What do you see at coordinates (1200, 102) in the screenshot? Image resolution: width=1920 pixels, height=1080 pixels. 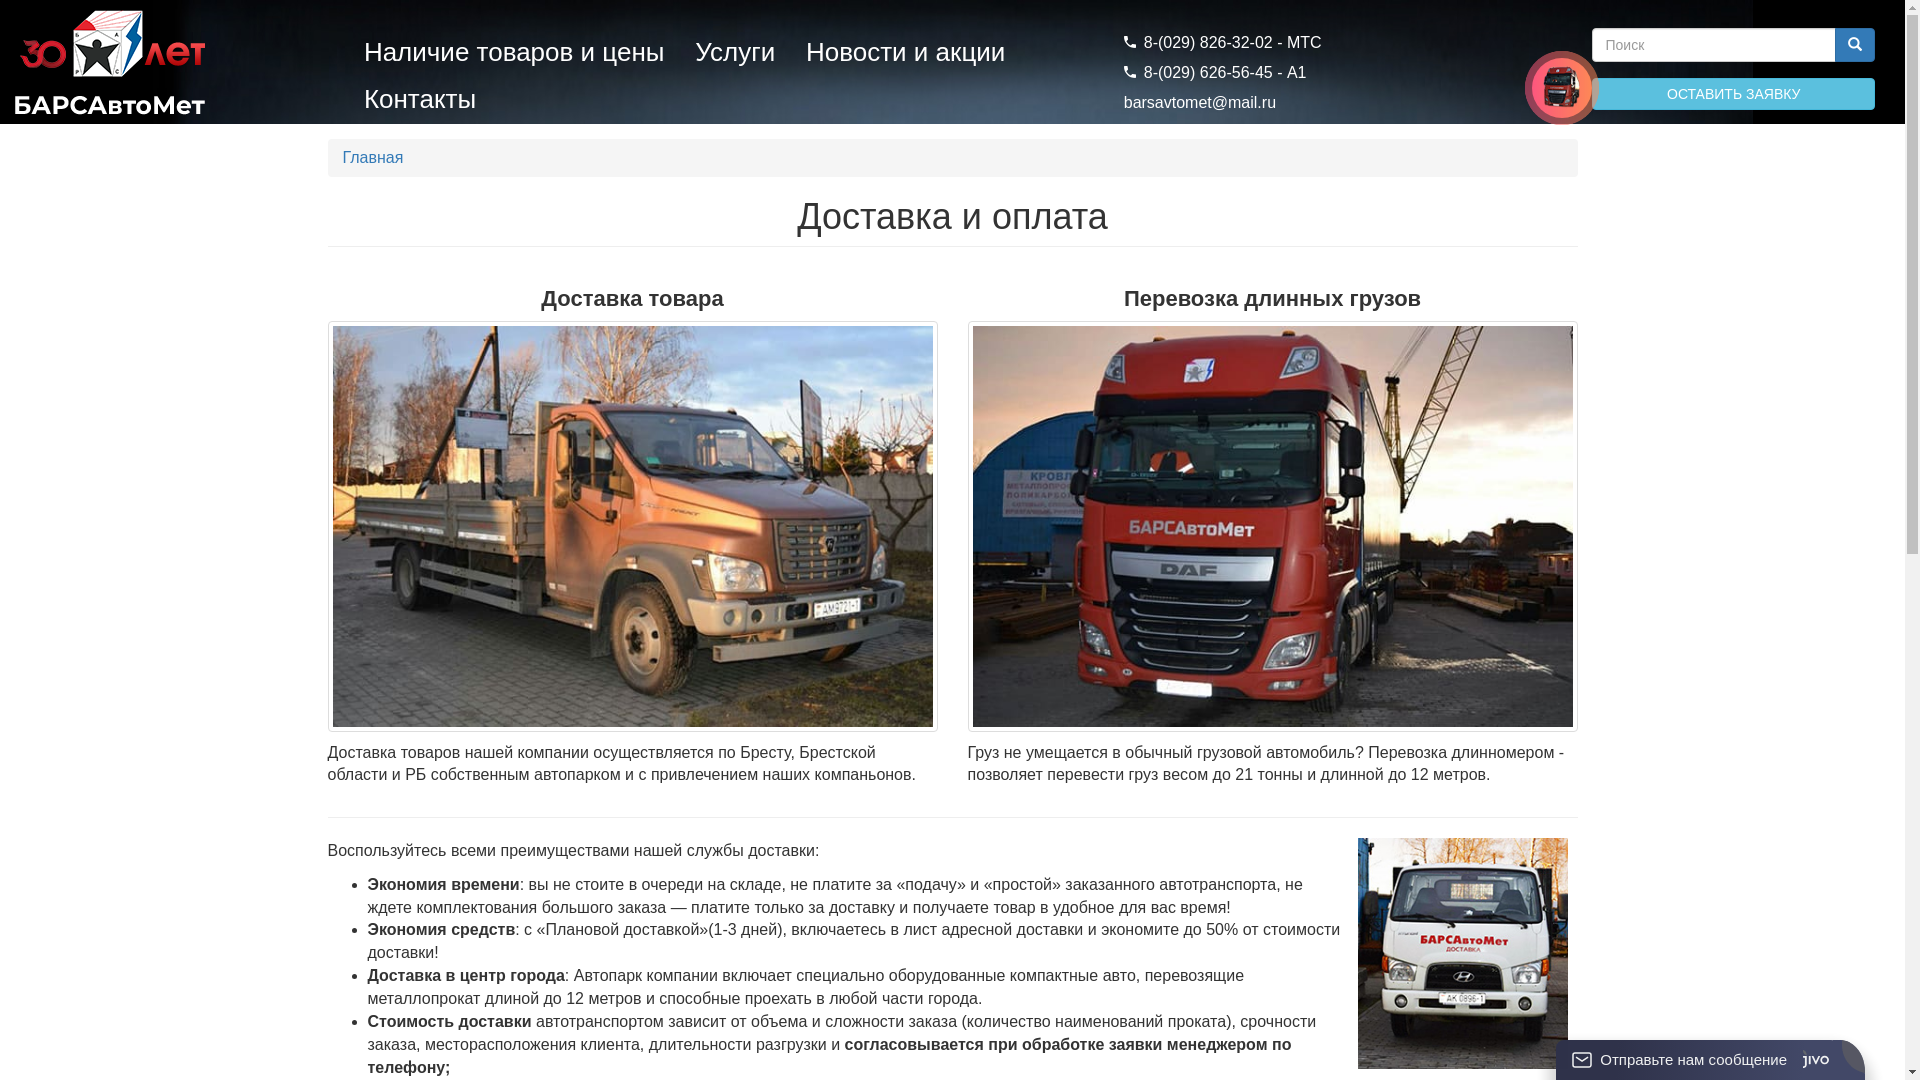 I see `'barsavtomet@mail.ru'` at bounding box center [1200, 102].